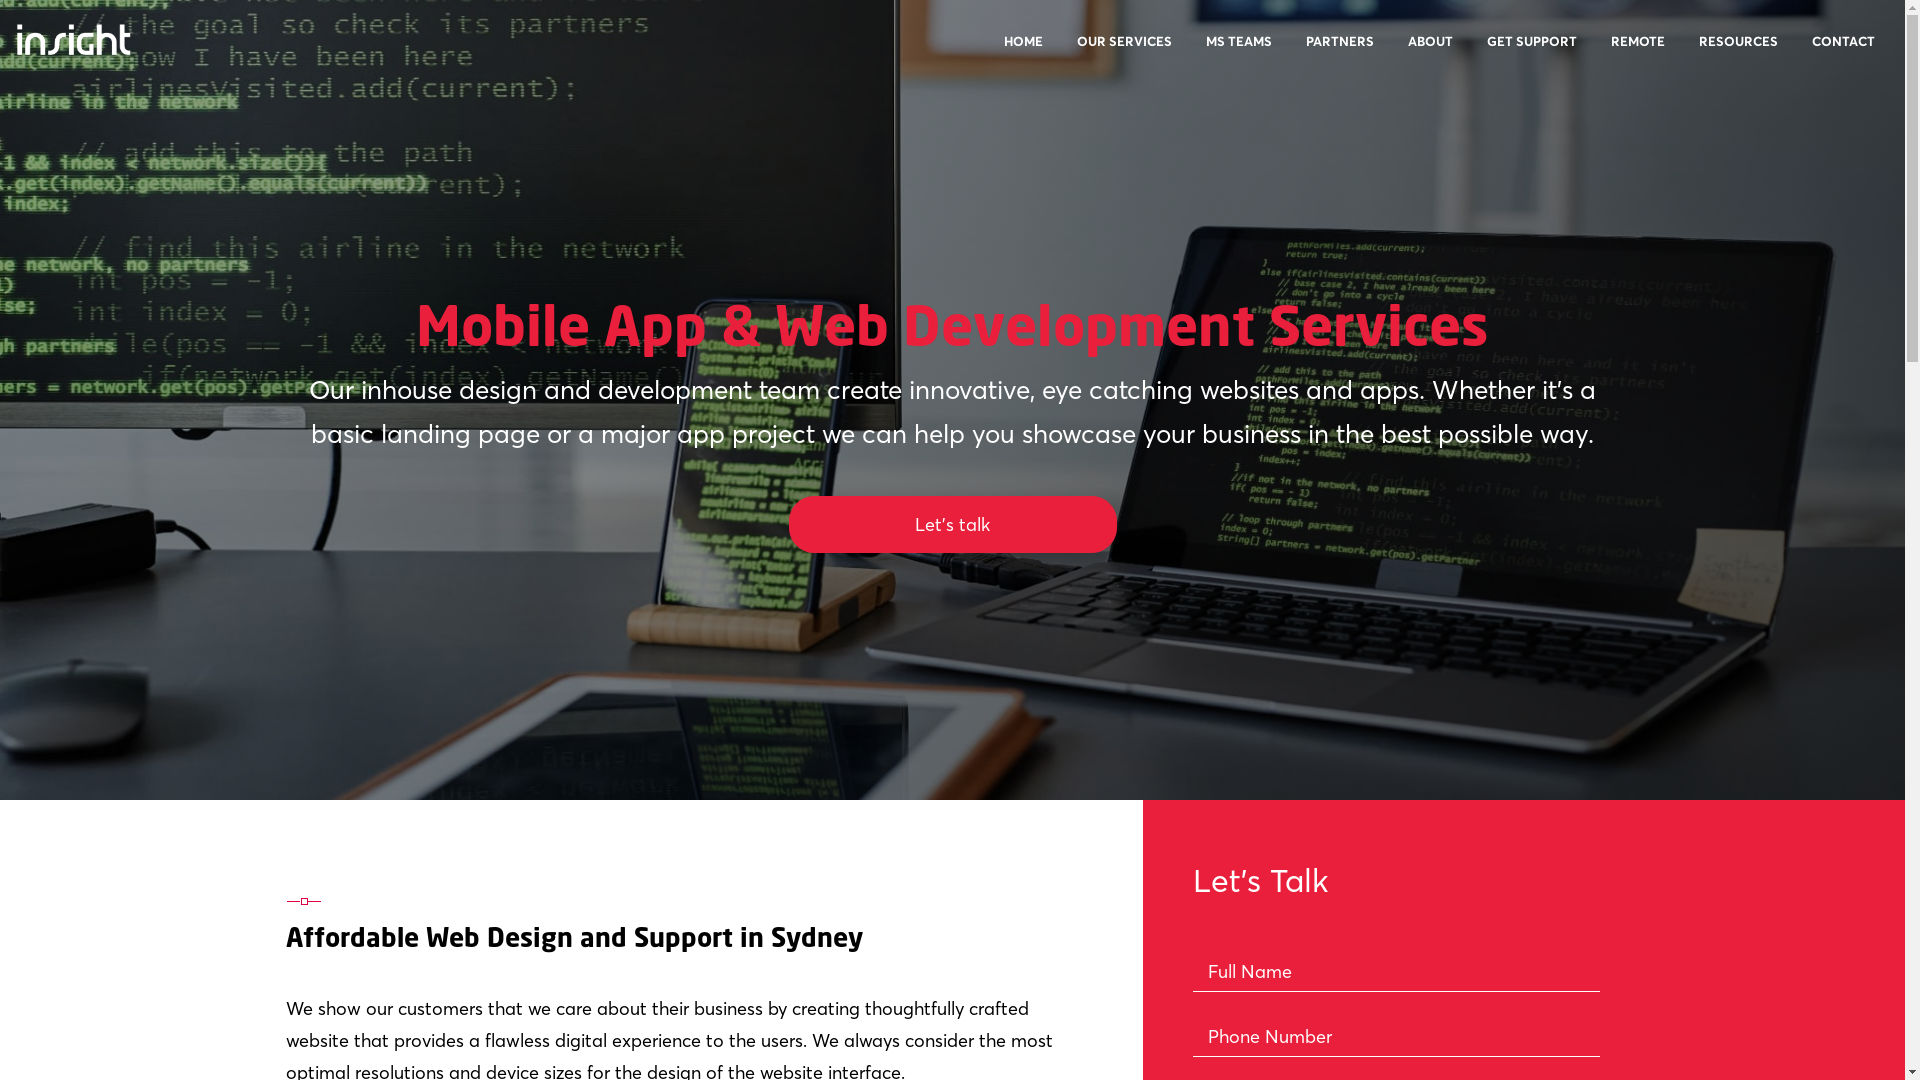 The width and height of the screenshot is (1920, 1080). Describe the element at coordinates (1190, 52) in the screenshot. I see `'MS TEAMS'` at that location.